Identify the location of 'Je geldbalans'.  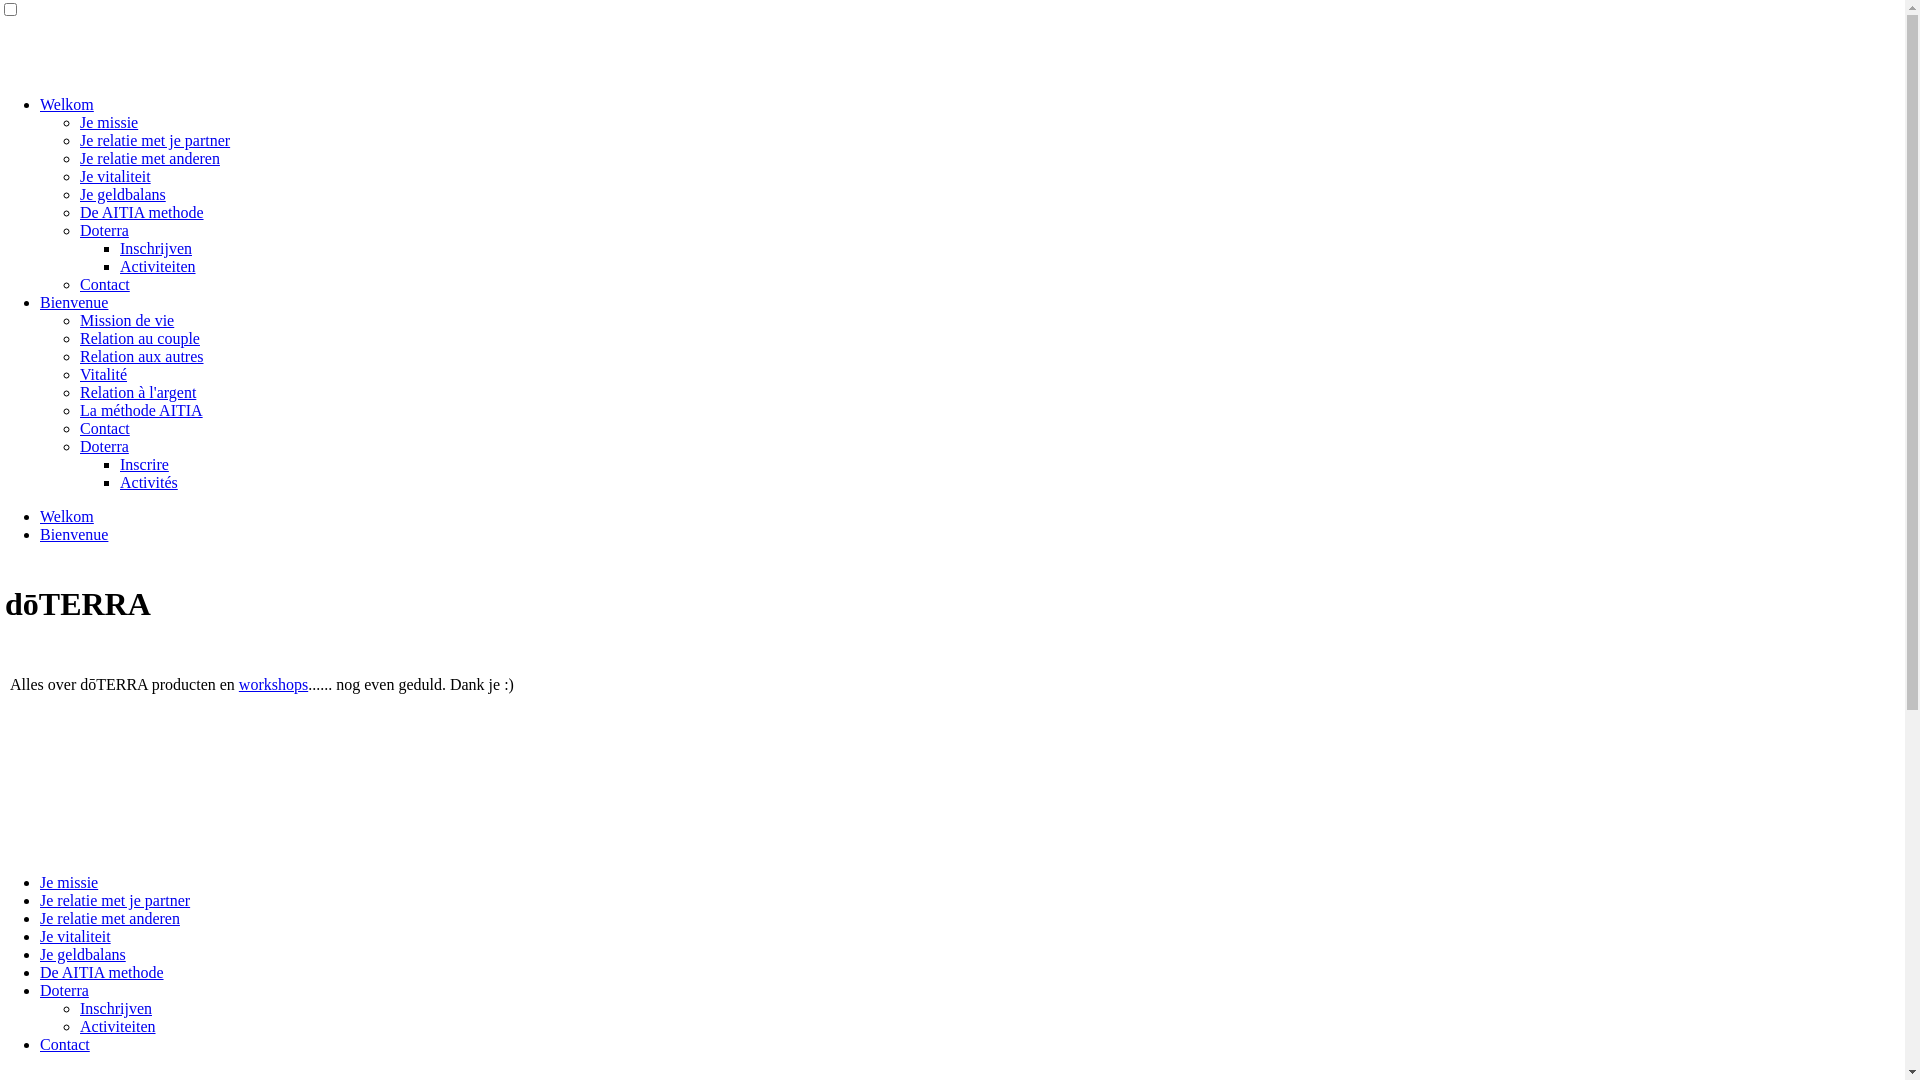
(39, 953).